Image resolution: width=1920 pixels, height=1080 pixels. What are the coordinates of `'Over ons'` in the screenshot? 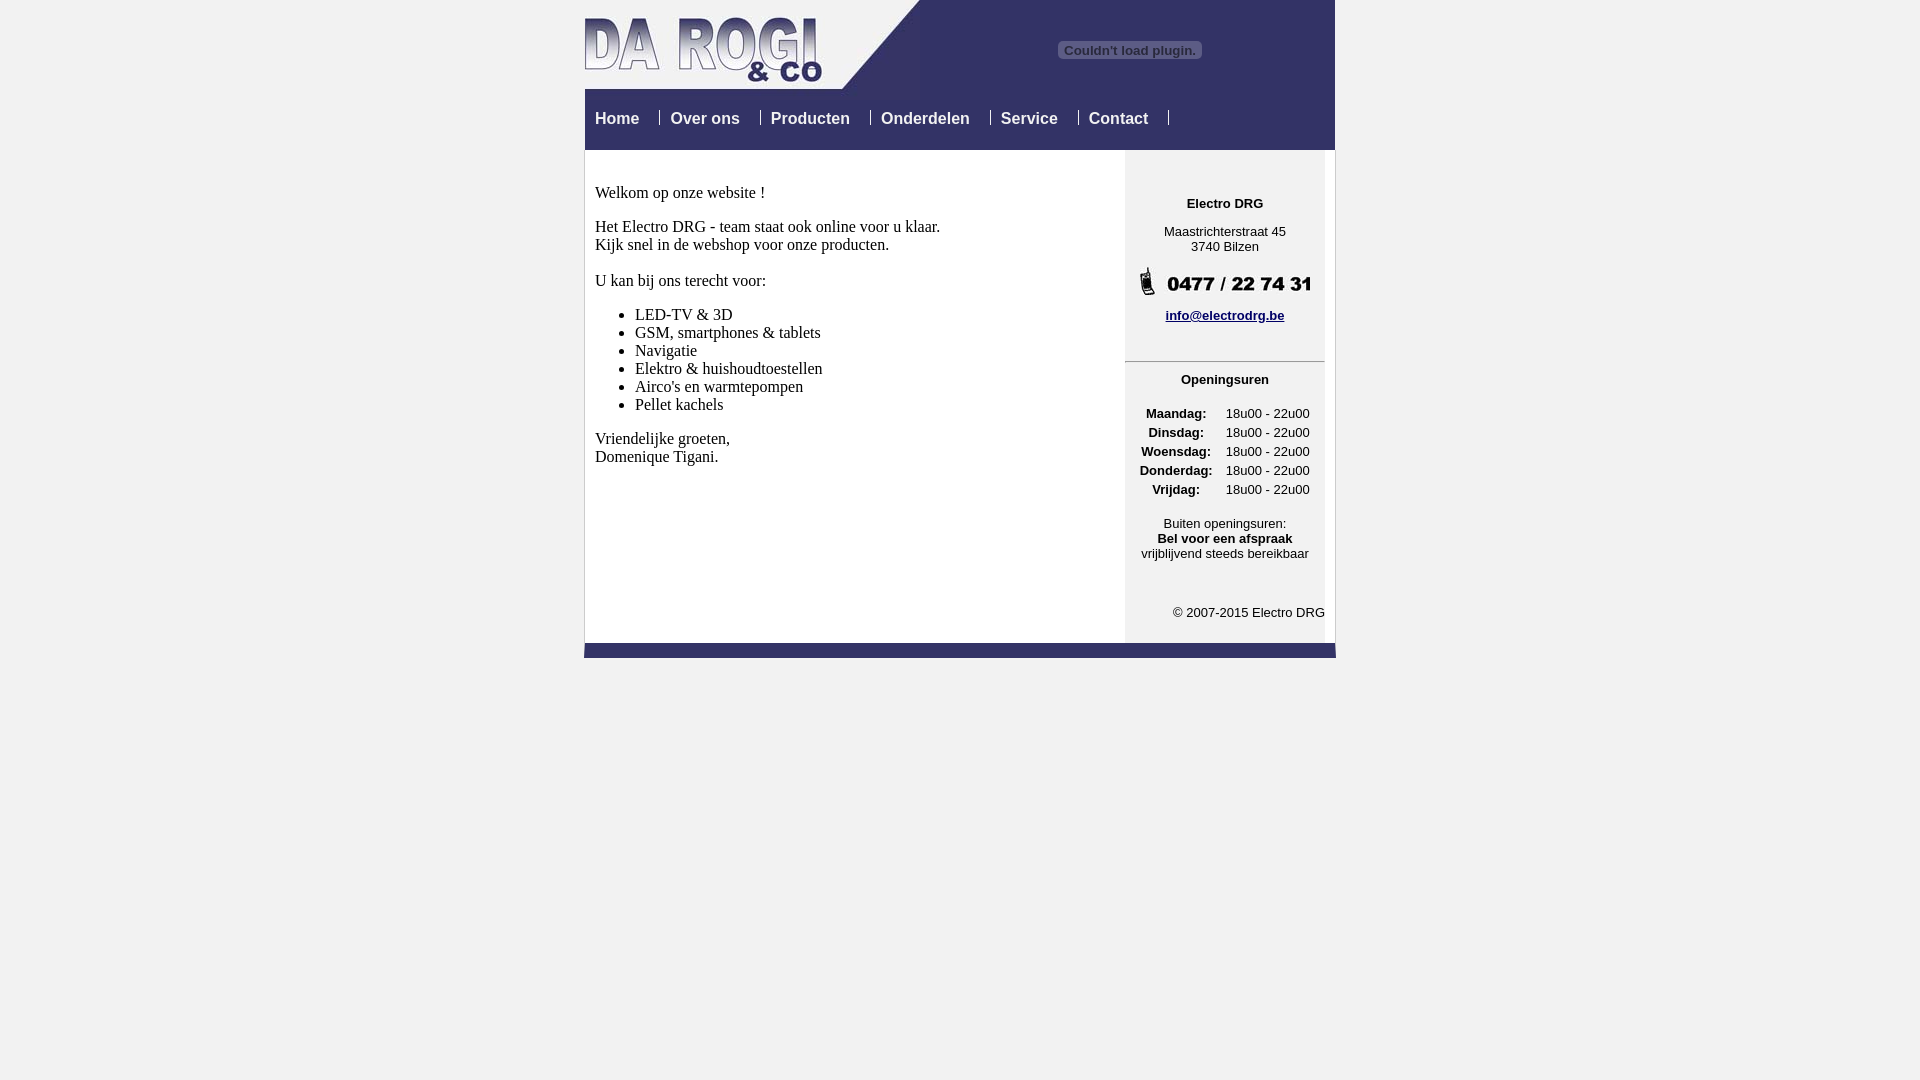 It's located at (704, 118).